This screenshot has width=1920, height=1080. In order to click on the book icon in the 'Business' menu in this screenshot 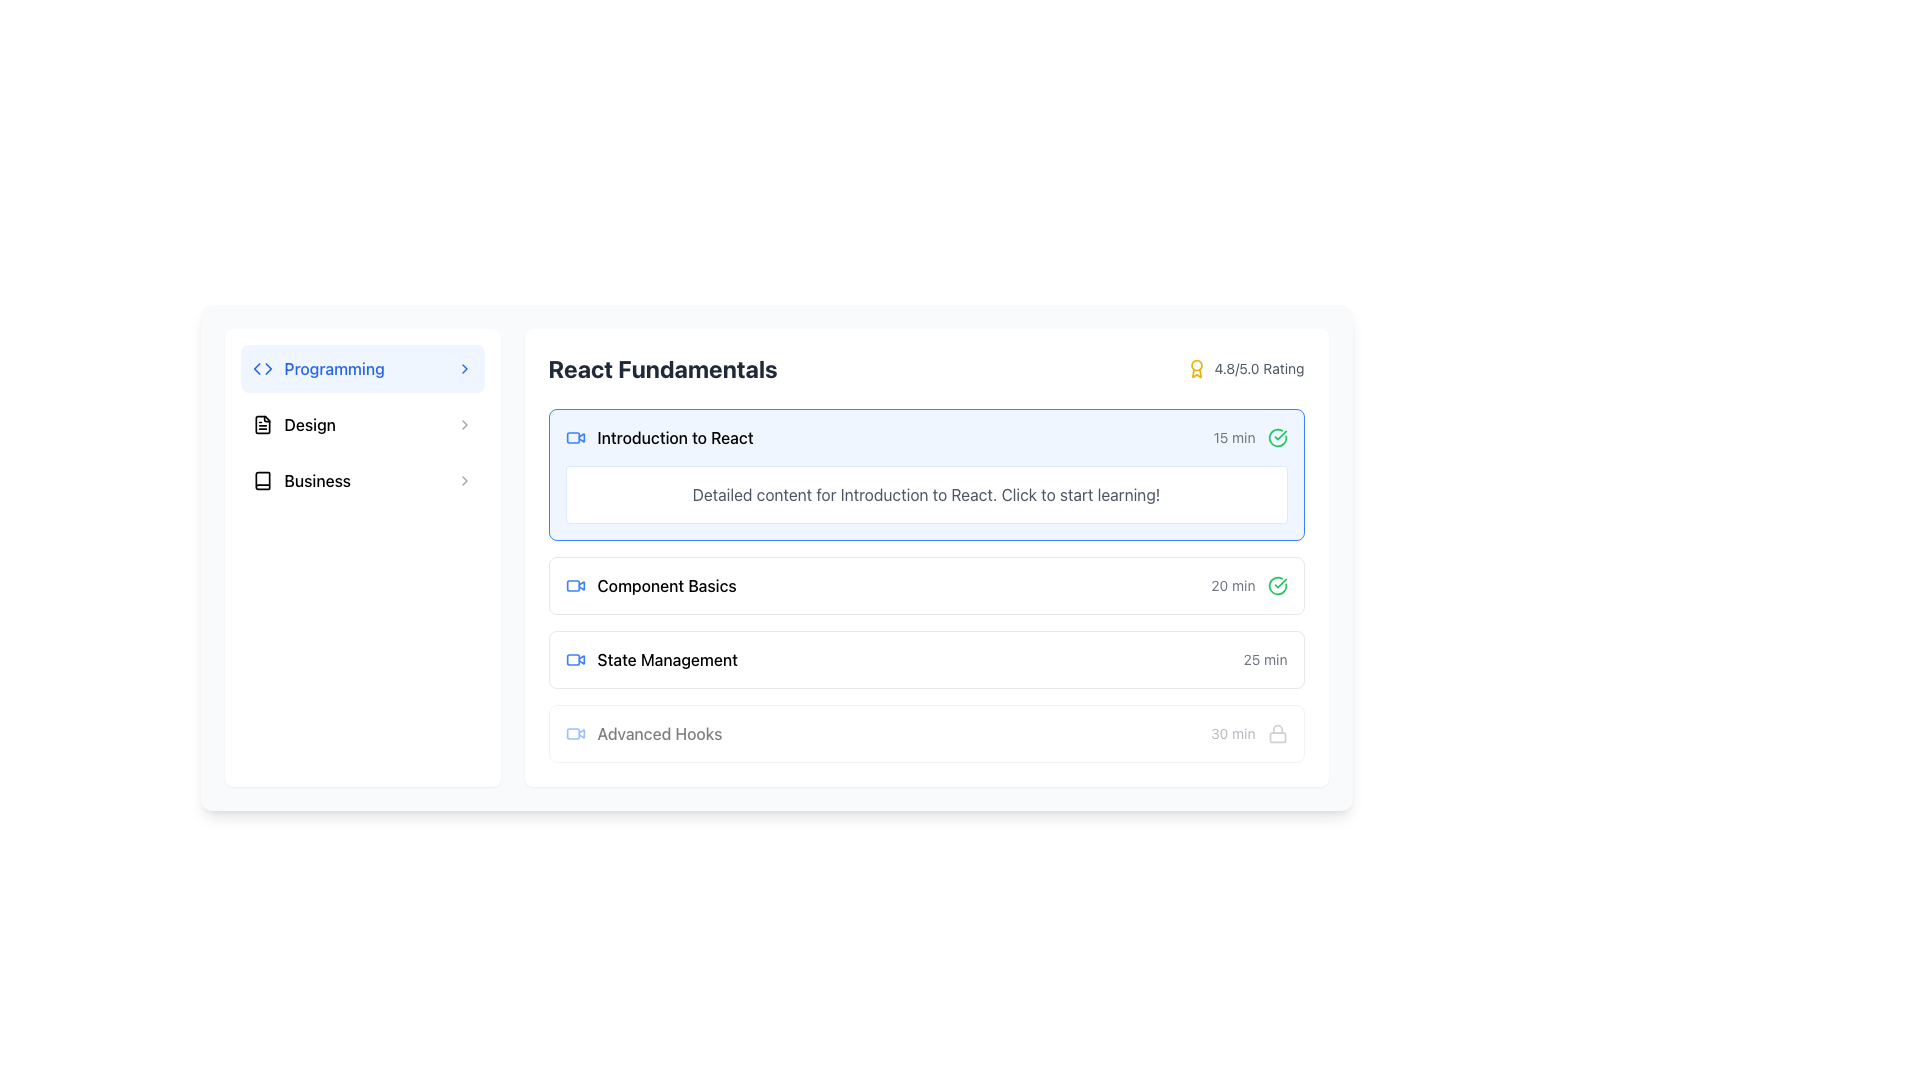, I will do `click(261, 481)`.